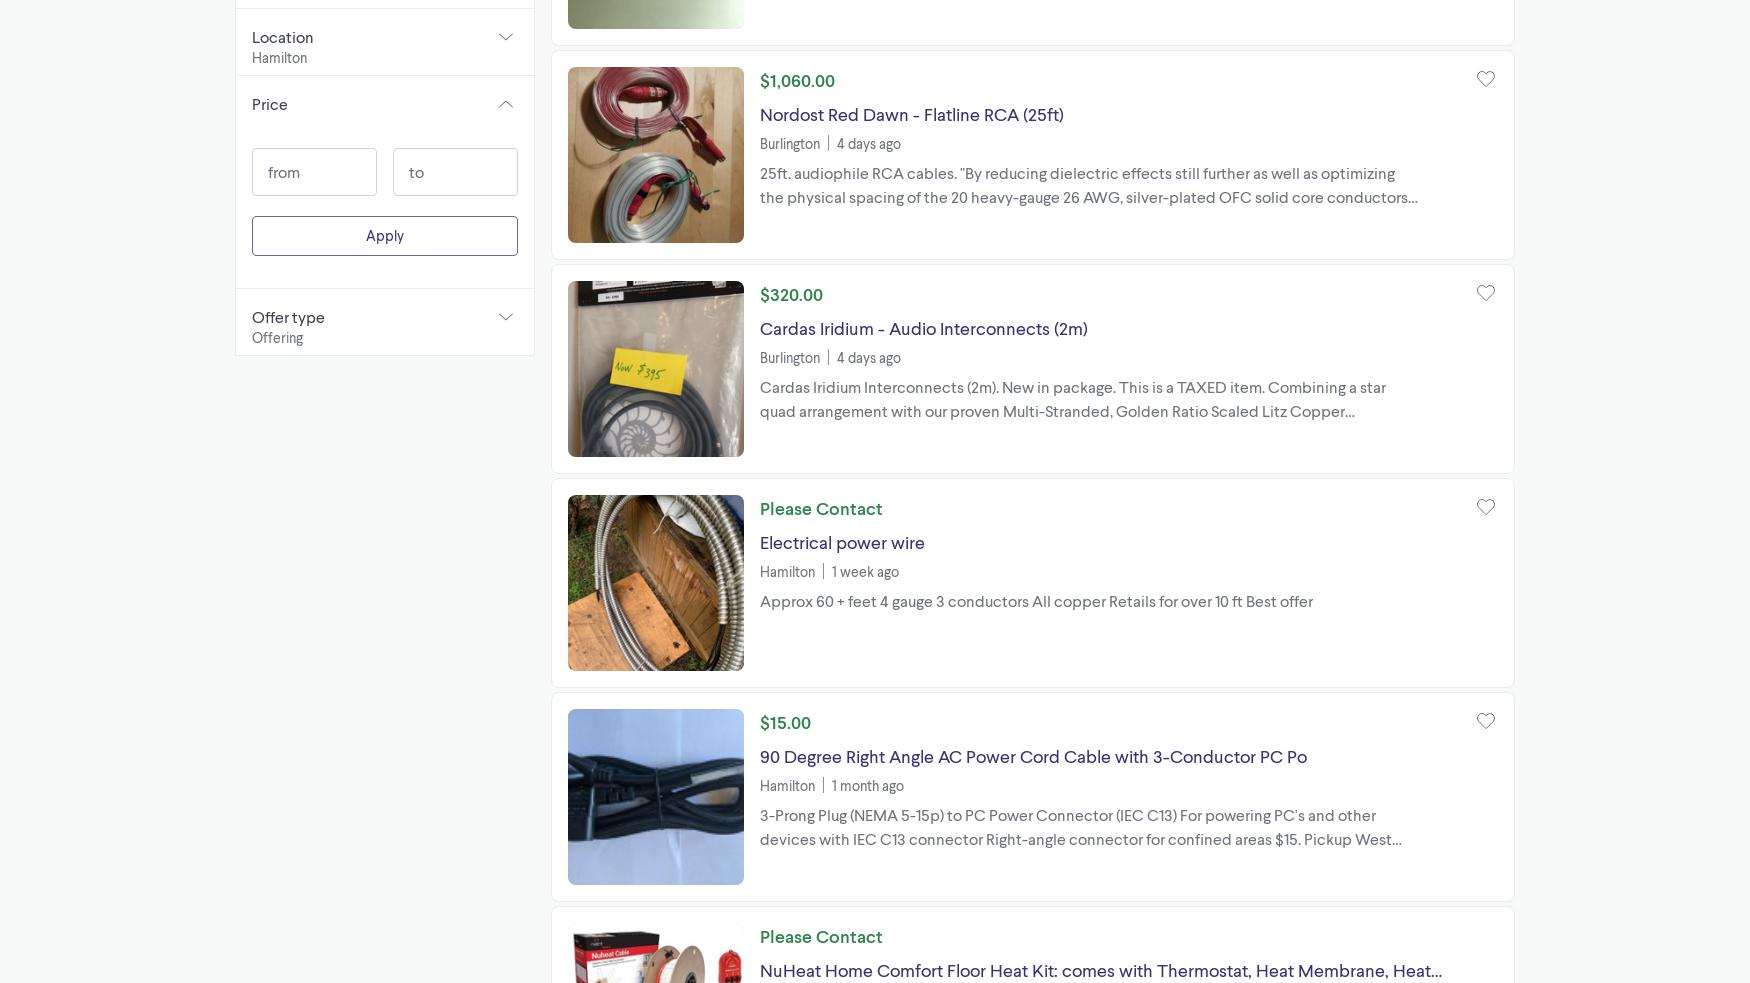  I want to click on 'Location', so click(281, 35).